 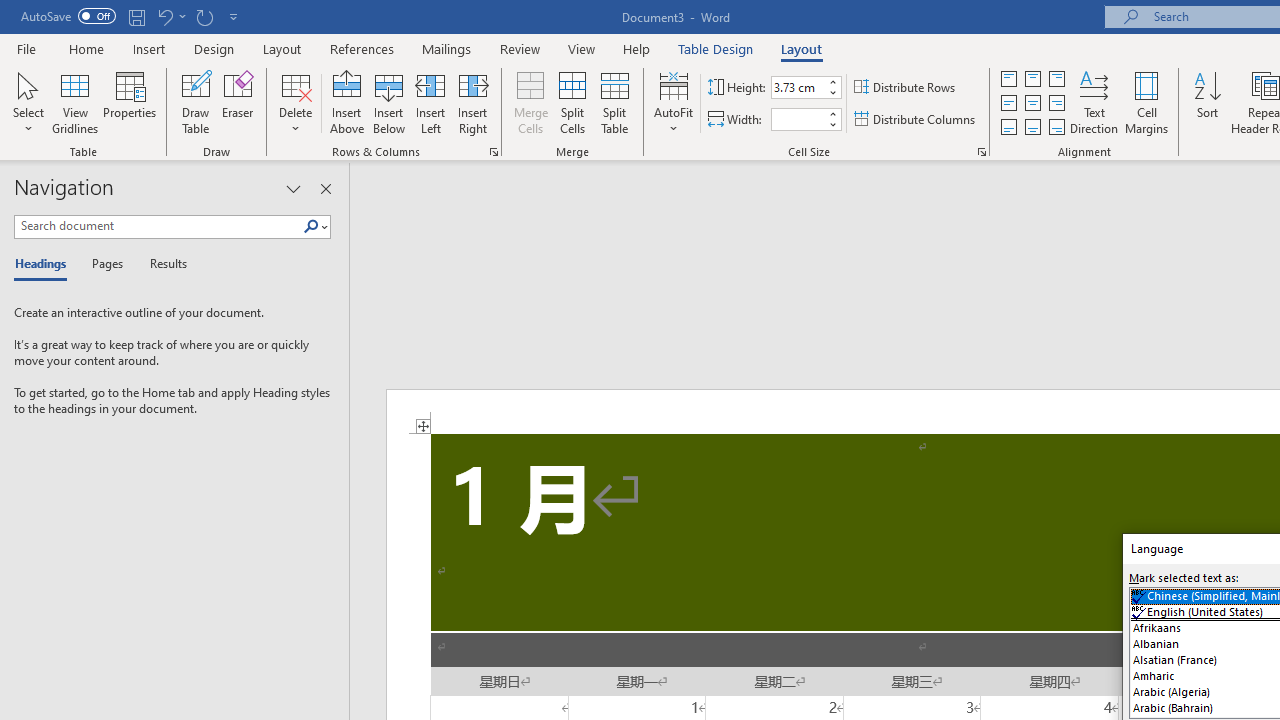 I want to click on 'Text Direction', so click(x=1093, y=103).